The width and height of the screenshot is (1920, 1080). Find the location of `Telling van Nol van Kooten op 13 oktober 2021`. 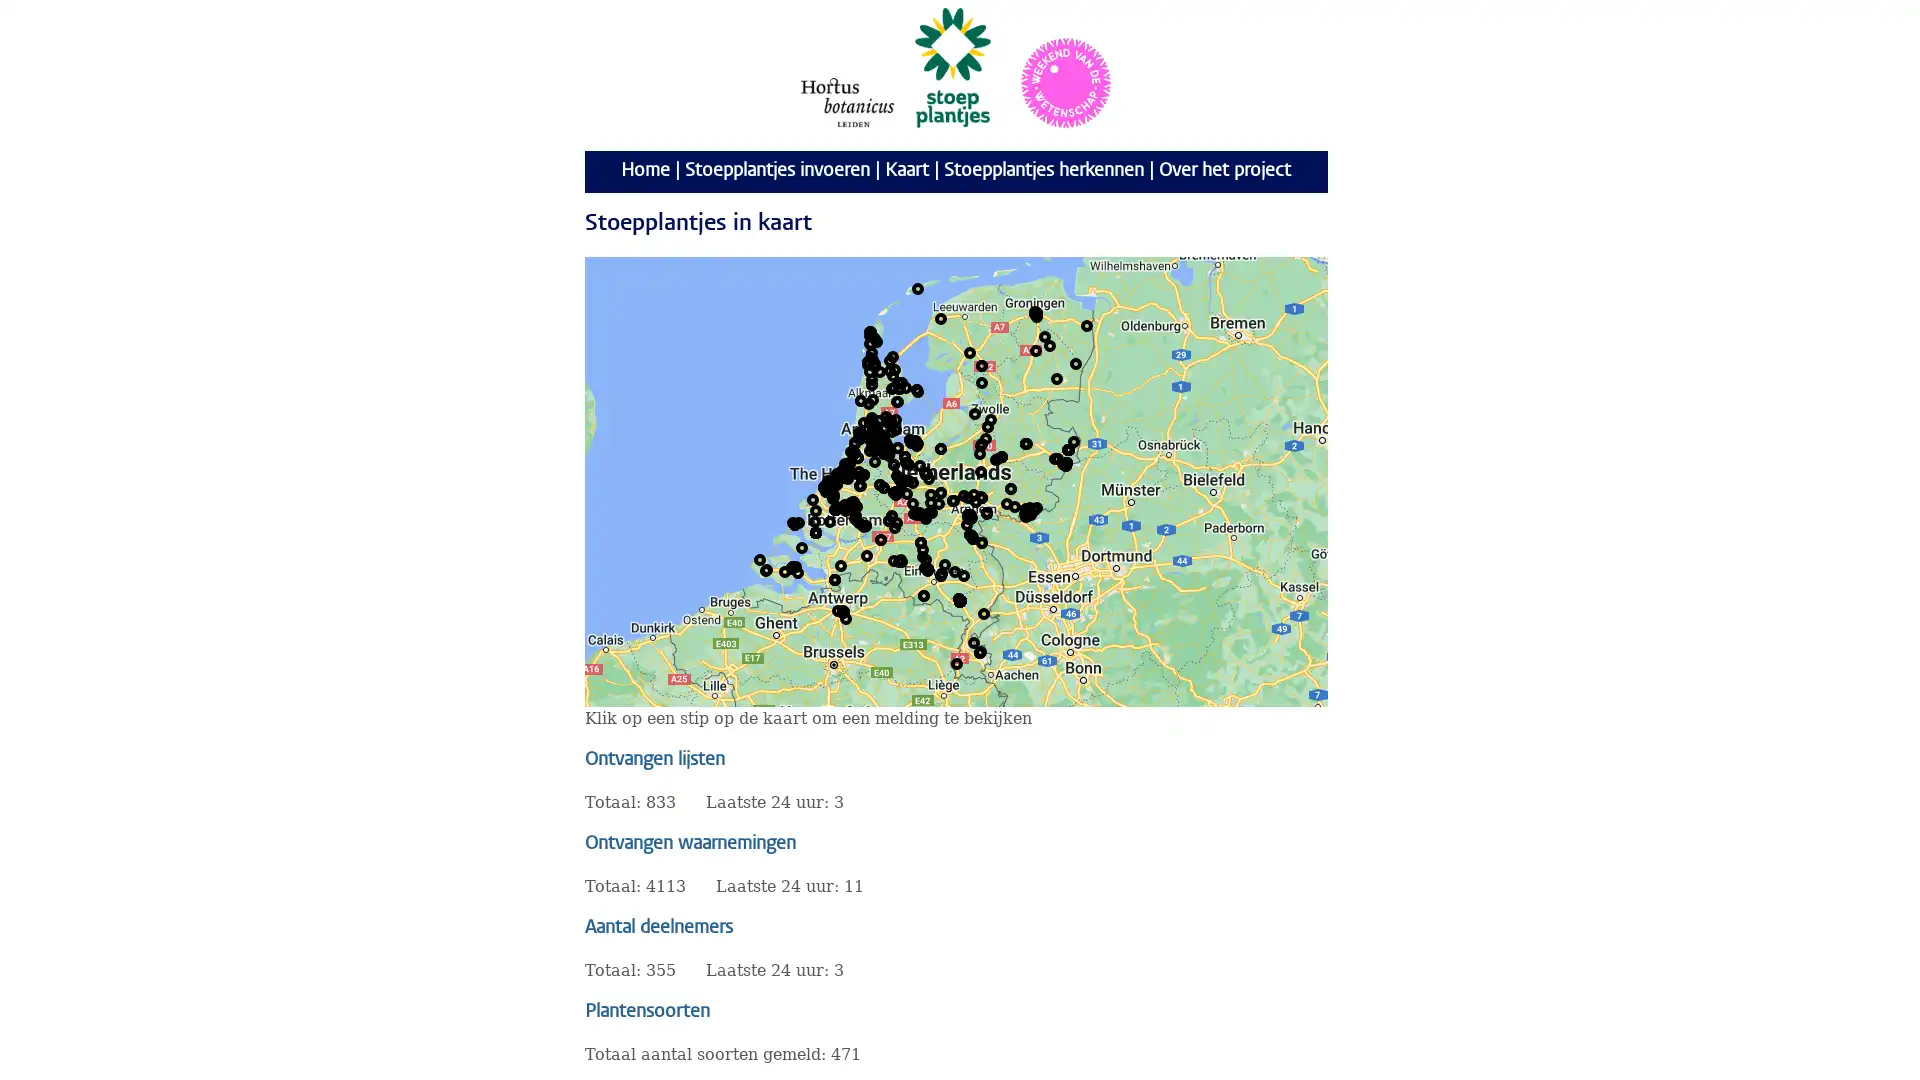

Telling van Nol van Kooten op 13 oktober 2021 is located at coordinates (888, 451).